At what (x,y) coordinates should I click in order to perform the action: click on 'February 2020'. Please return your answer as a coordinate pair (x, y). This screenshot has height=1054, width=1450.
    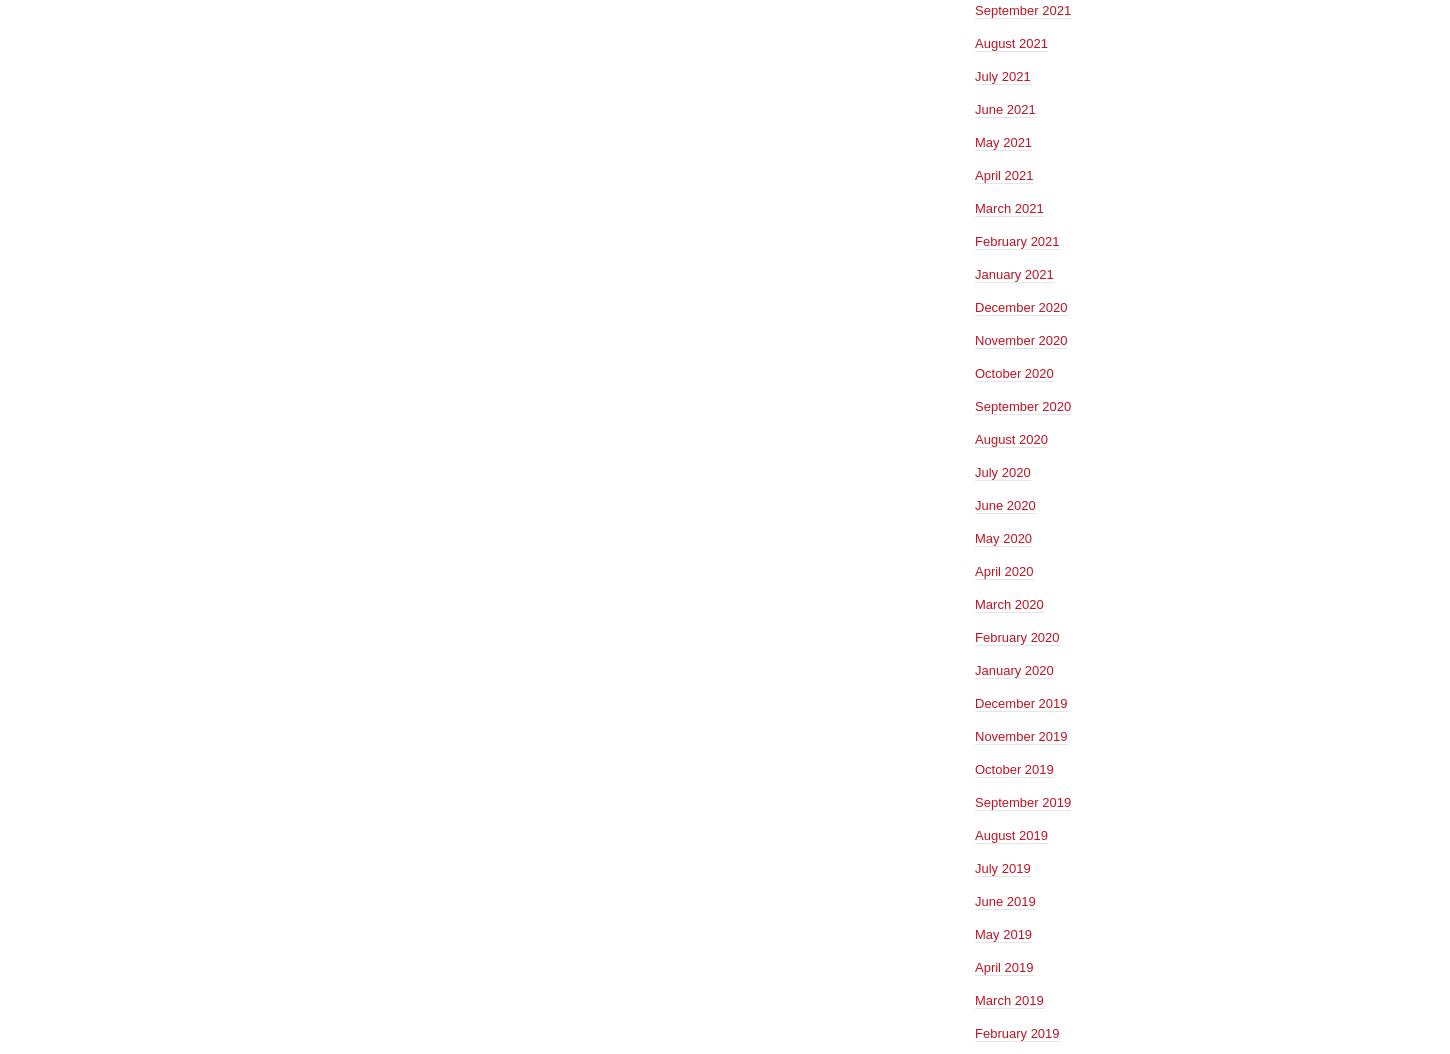
    Looking at the image, I should click on (974, 636).